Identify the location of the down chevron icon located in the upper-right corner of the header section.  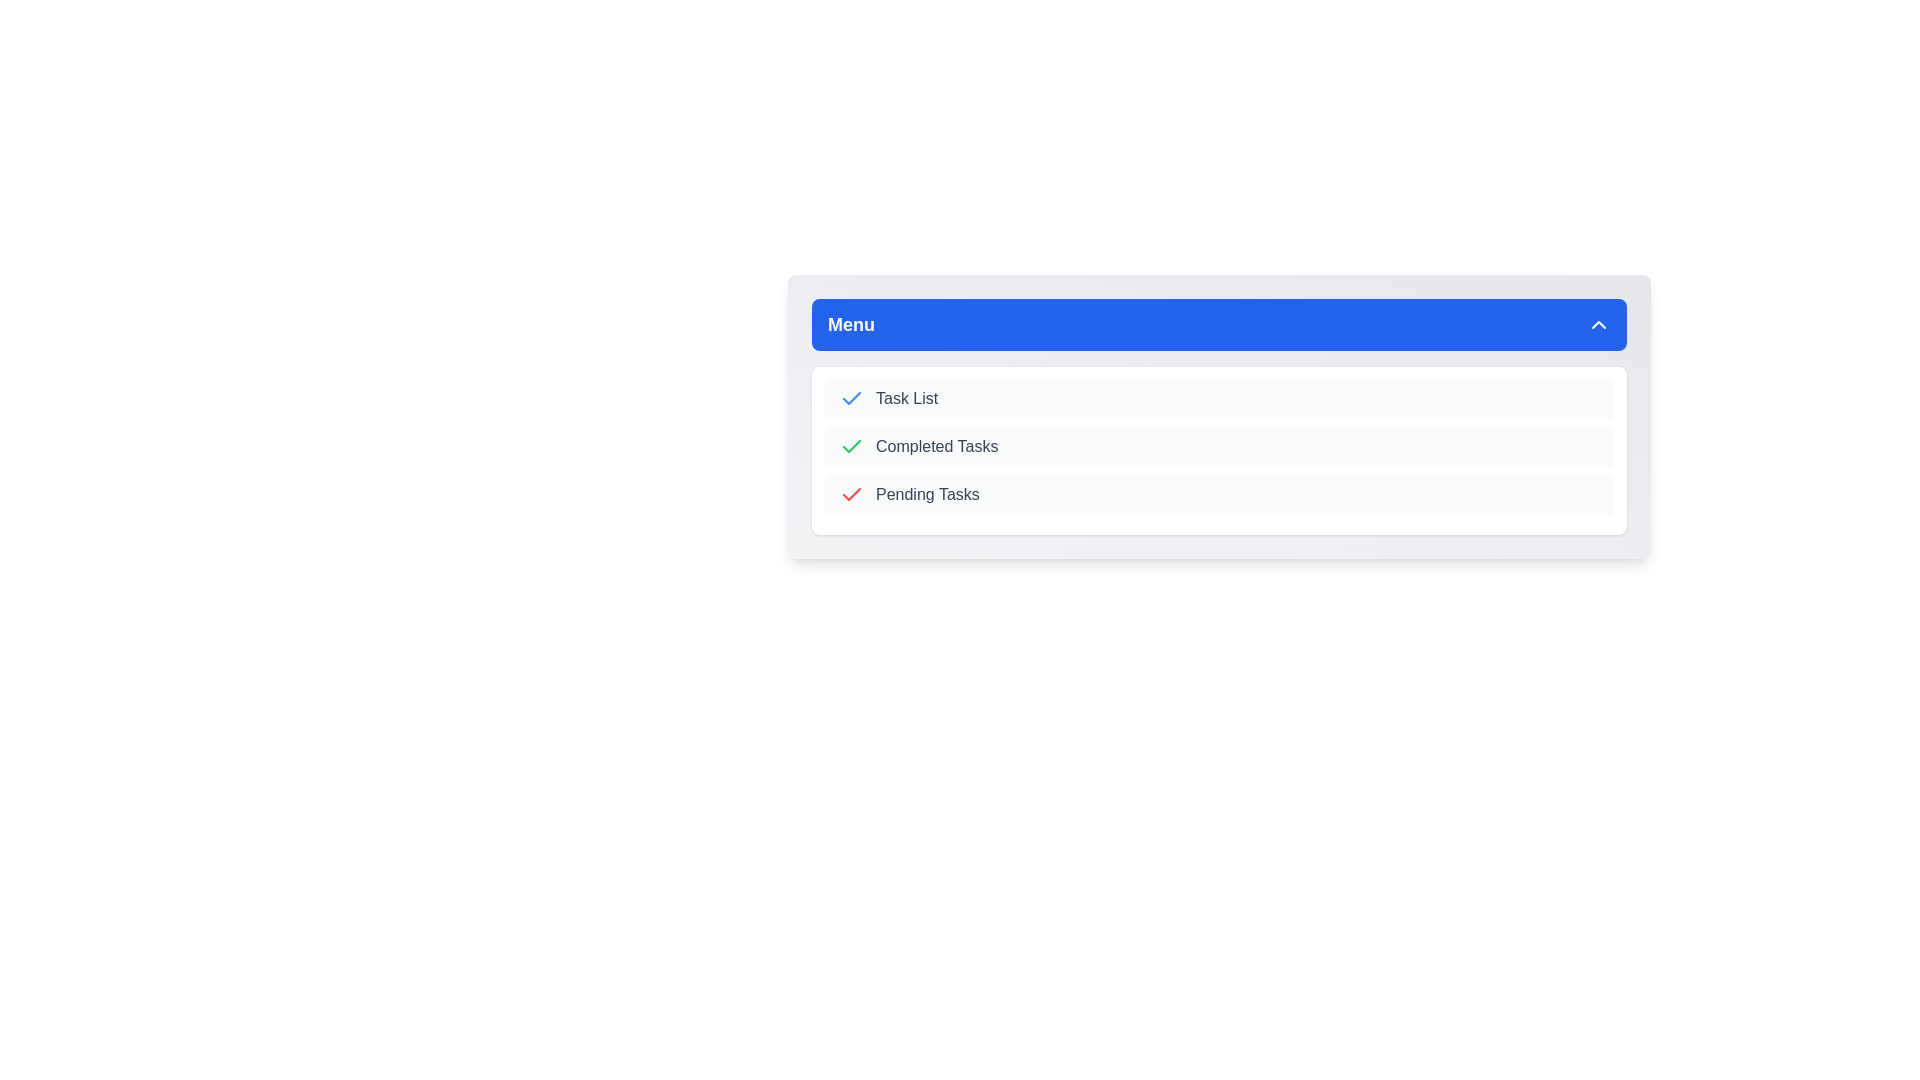
(1597, 323).